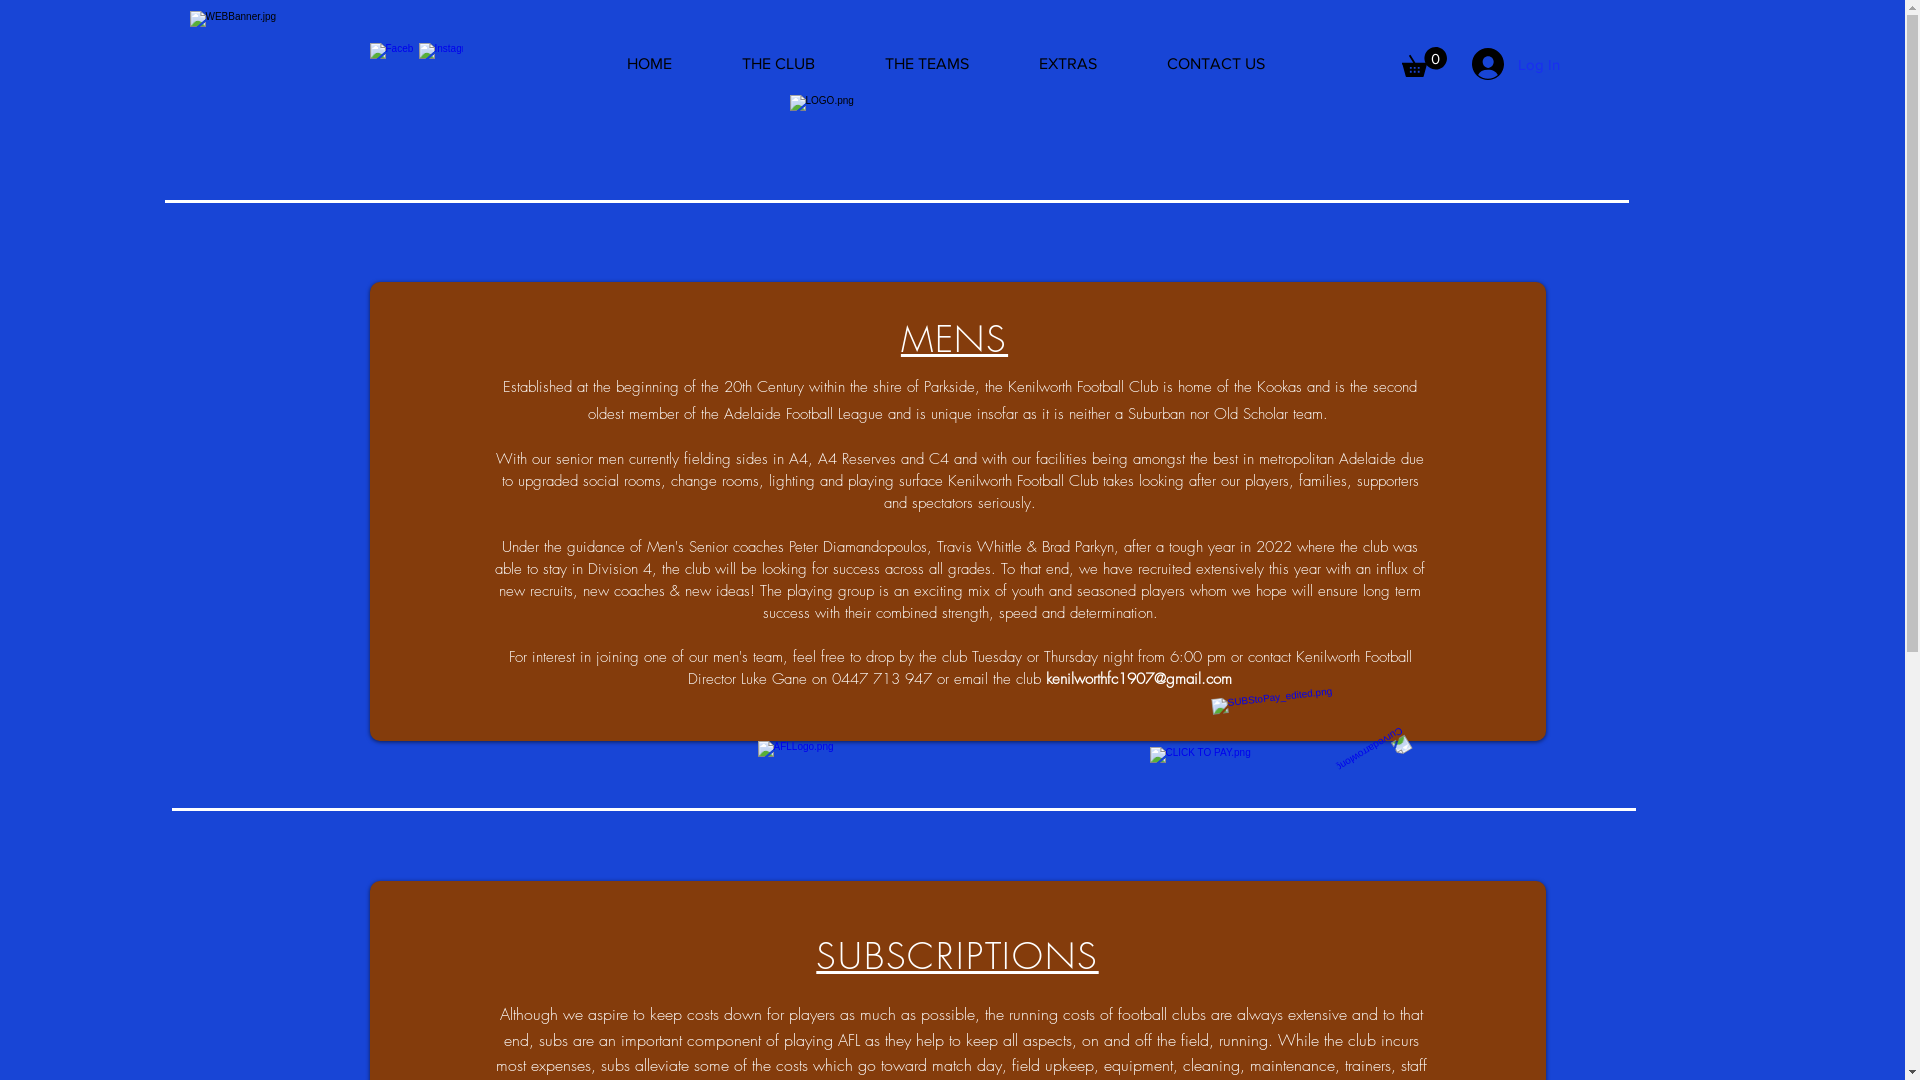  Describe the element at coordinates (776, 63) in the screenshot. I see `'THE CLUB'` at that location.